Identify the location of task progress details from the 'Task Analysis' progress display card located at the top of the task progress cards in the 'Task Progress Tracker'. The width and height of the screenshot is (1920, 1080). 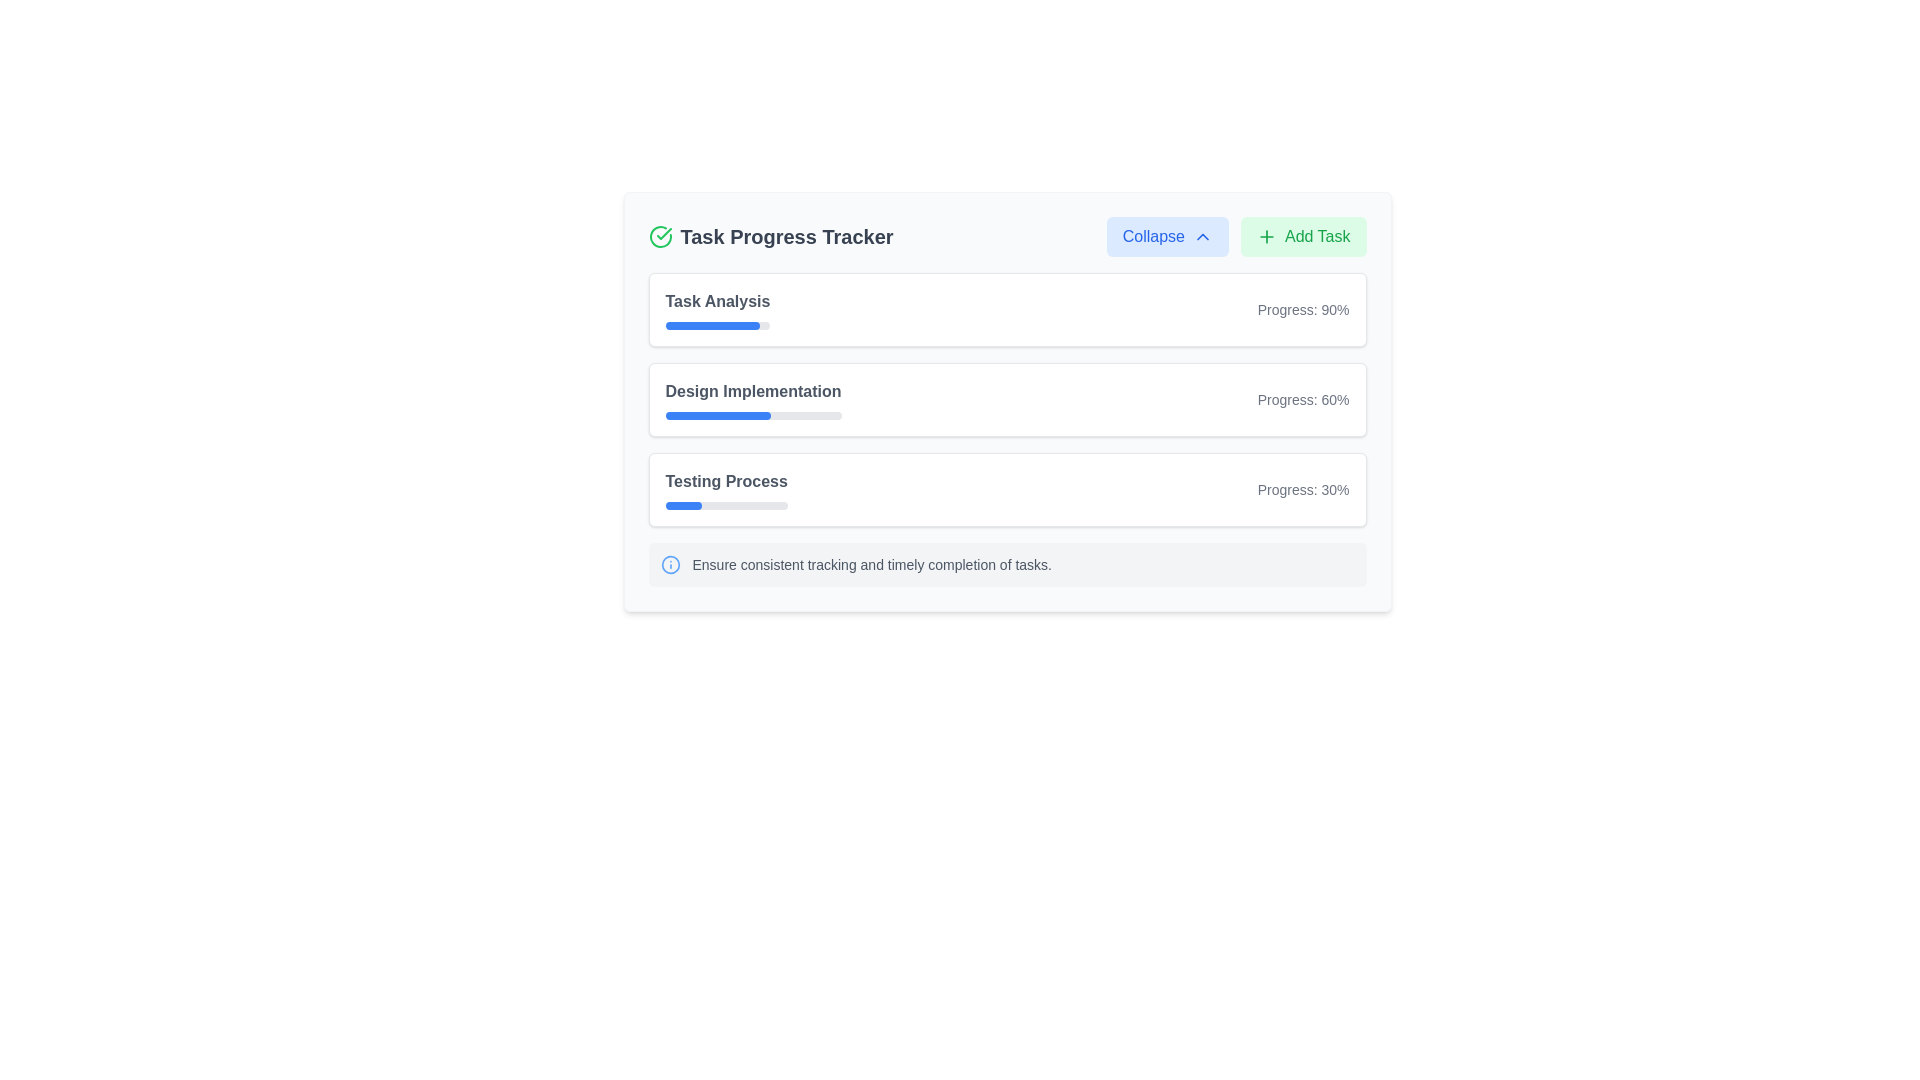
(1007, 309).